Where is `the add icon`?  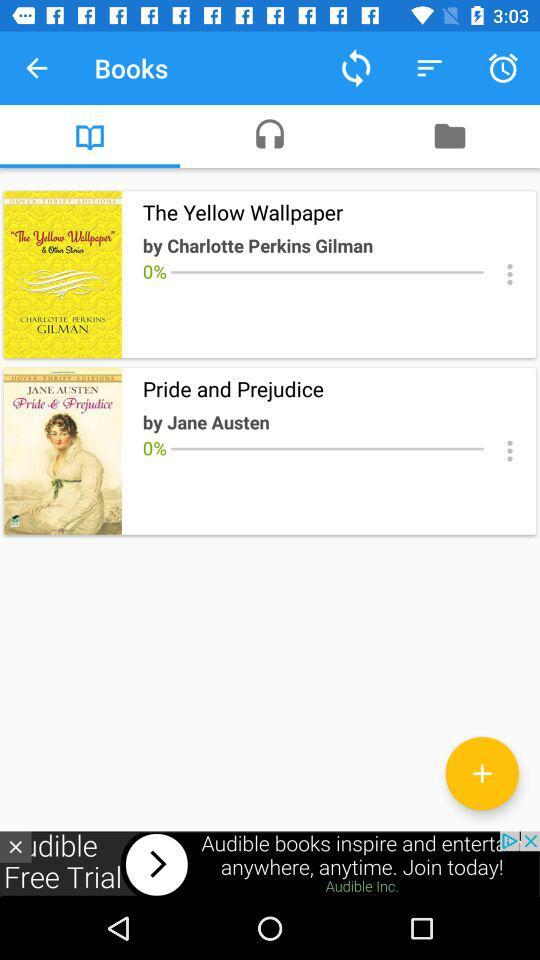 the add icon is located at coordinates (481, 772).